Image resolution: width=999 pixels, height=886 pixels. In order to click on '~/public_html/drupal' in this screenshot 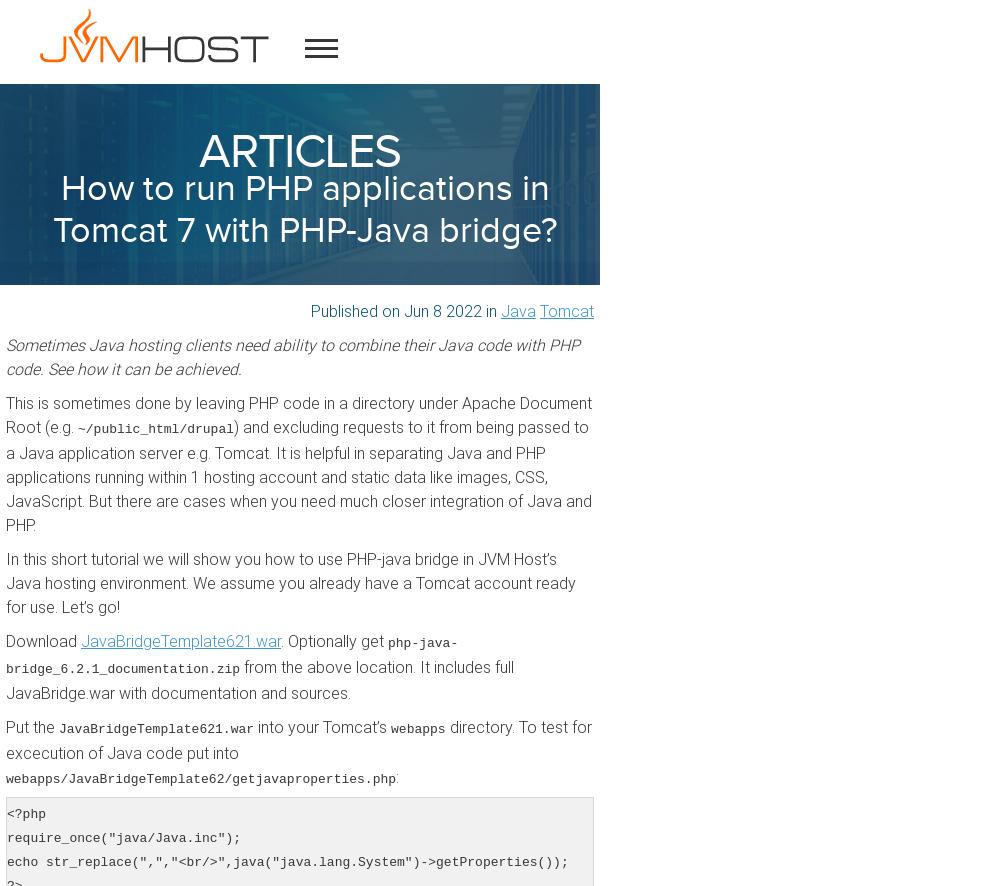, I will do `click(156, 428)`.